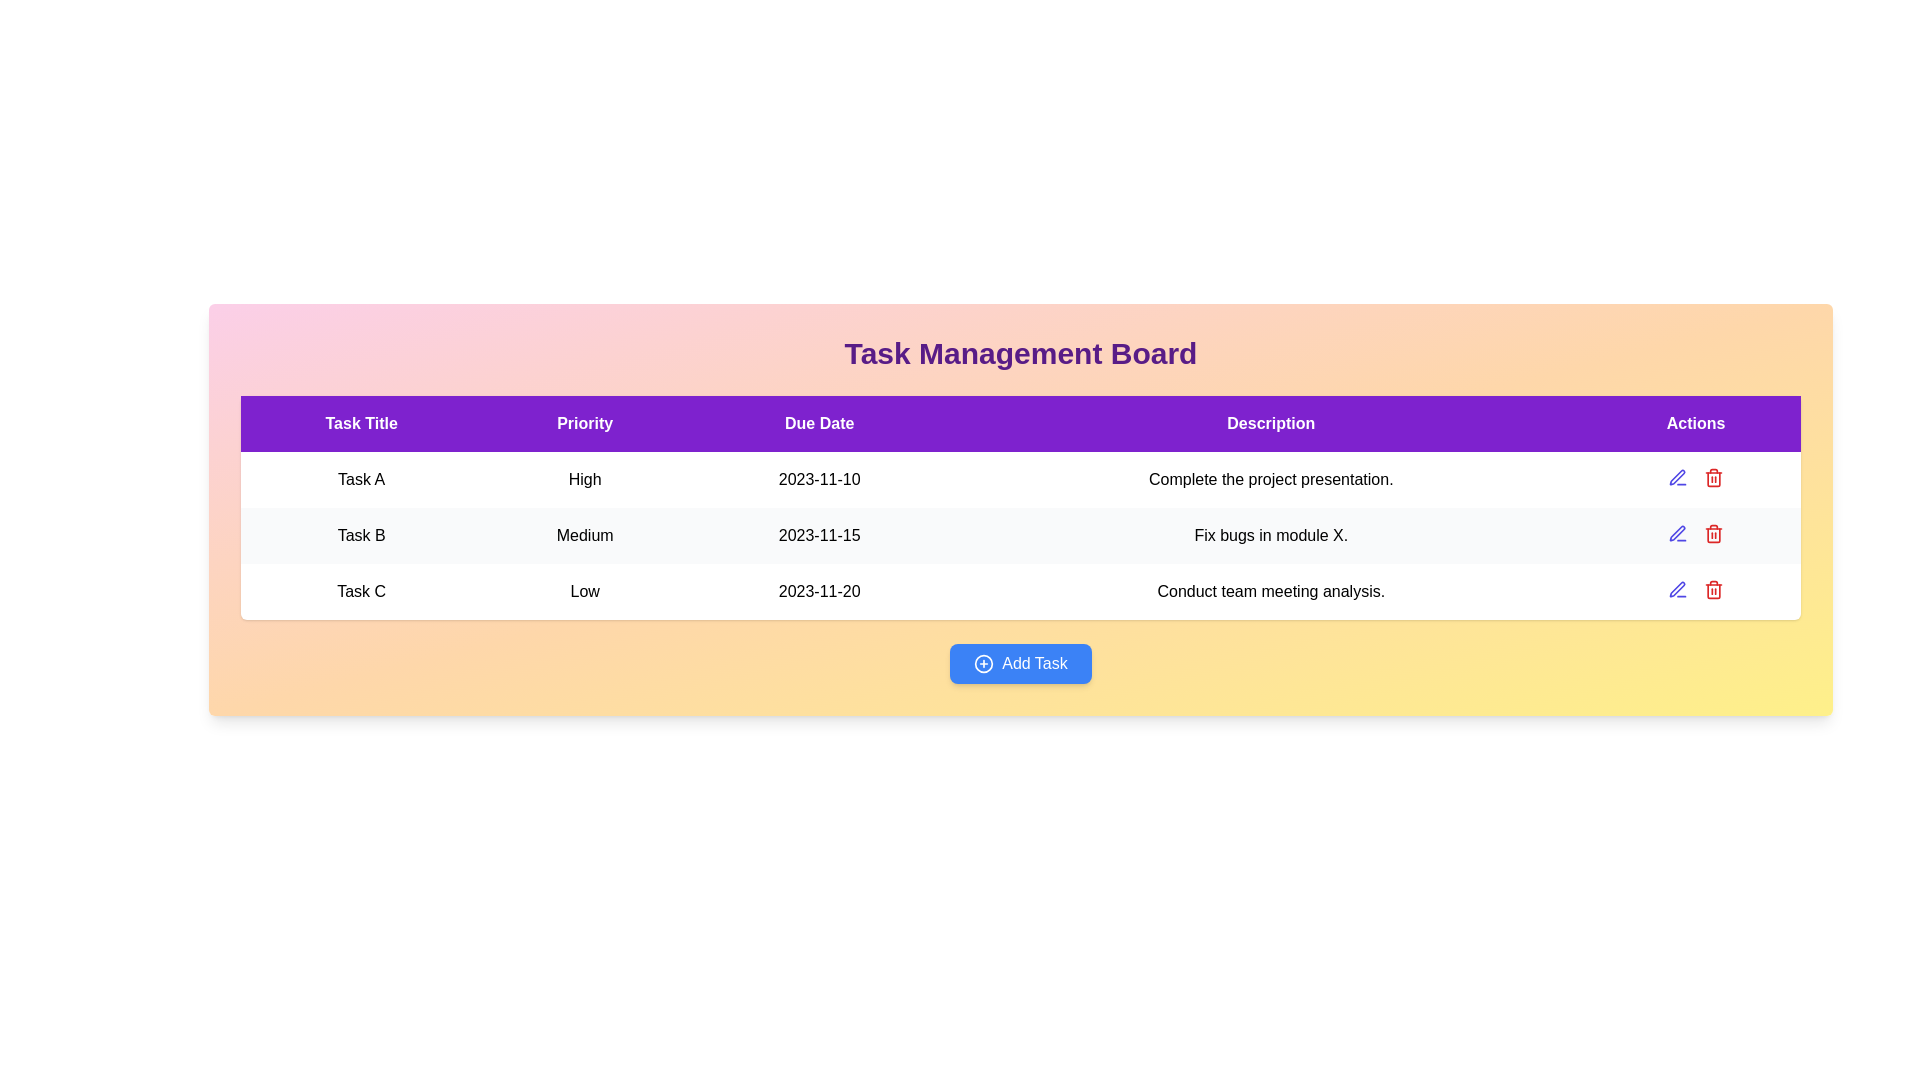 This screenshot has height=1080, width=1920. What do you see at coordinates (983, 663) in the screenshot?
I see `the 'Add Task' button which contains the circular outline of the addition icon` at bounding box center [983, 663].